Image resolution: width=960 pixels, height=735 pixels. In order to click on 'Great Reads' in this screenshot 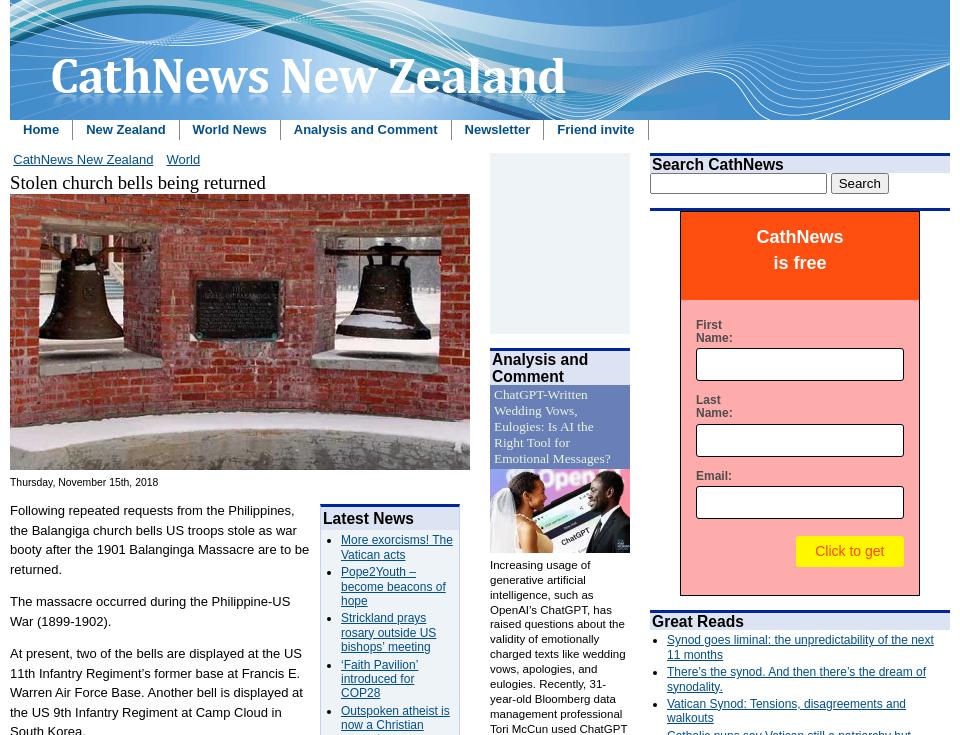, I will do `click(697, 621)`.